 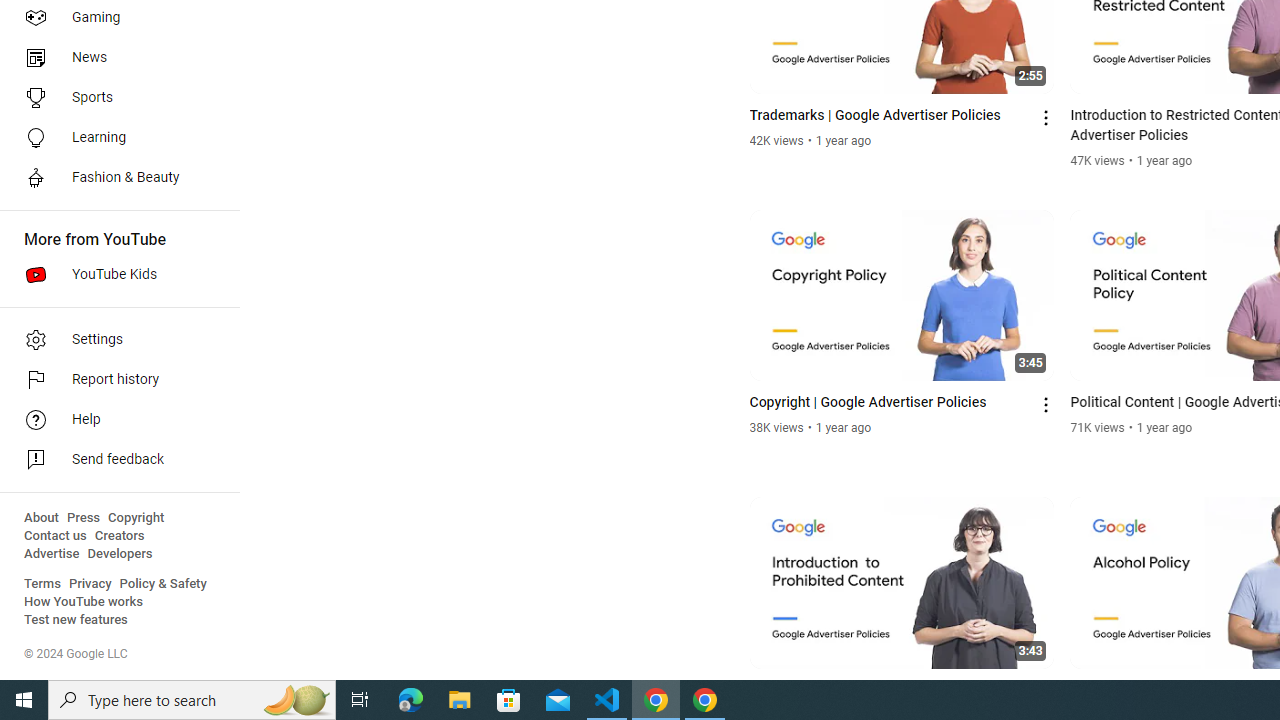 What do you see at coordinates (112, 97) in the screenshot?
I see `'Sports'` at bounding box center [112, 97].